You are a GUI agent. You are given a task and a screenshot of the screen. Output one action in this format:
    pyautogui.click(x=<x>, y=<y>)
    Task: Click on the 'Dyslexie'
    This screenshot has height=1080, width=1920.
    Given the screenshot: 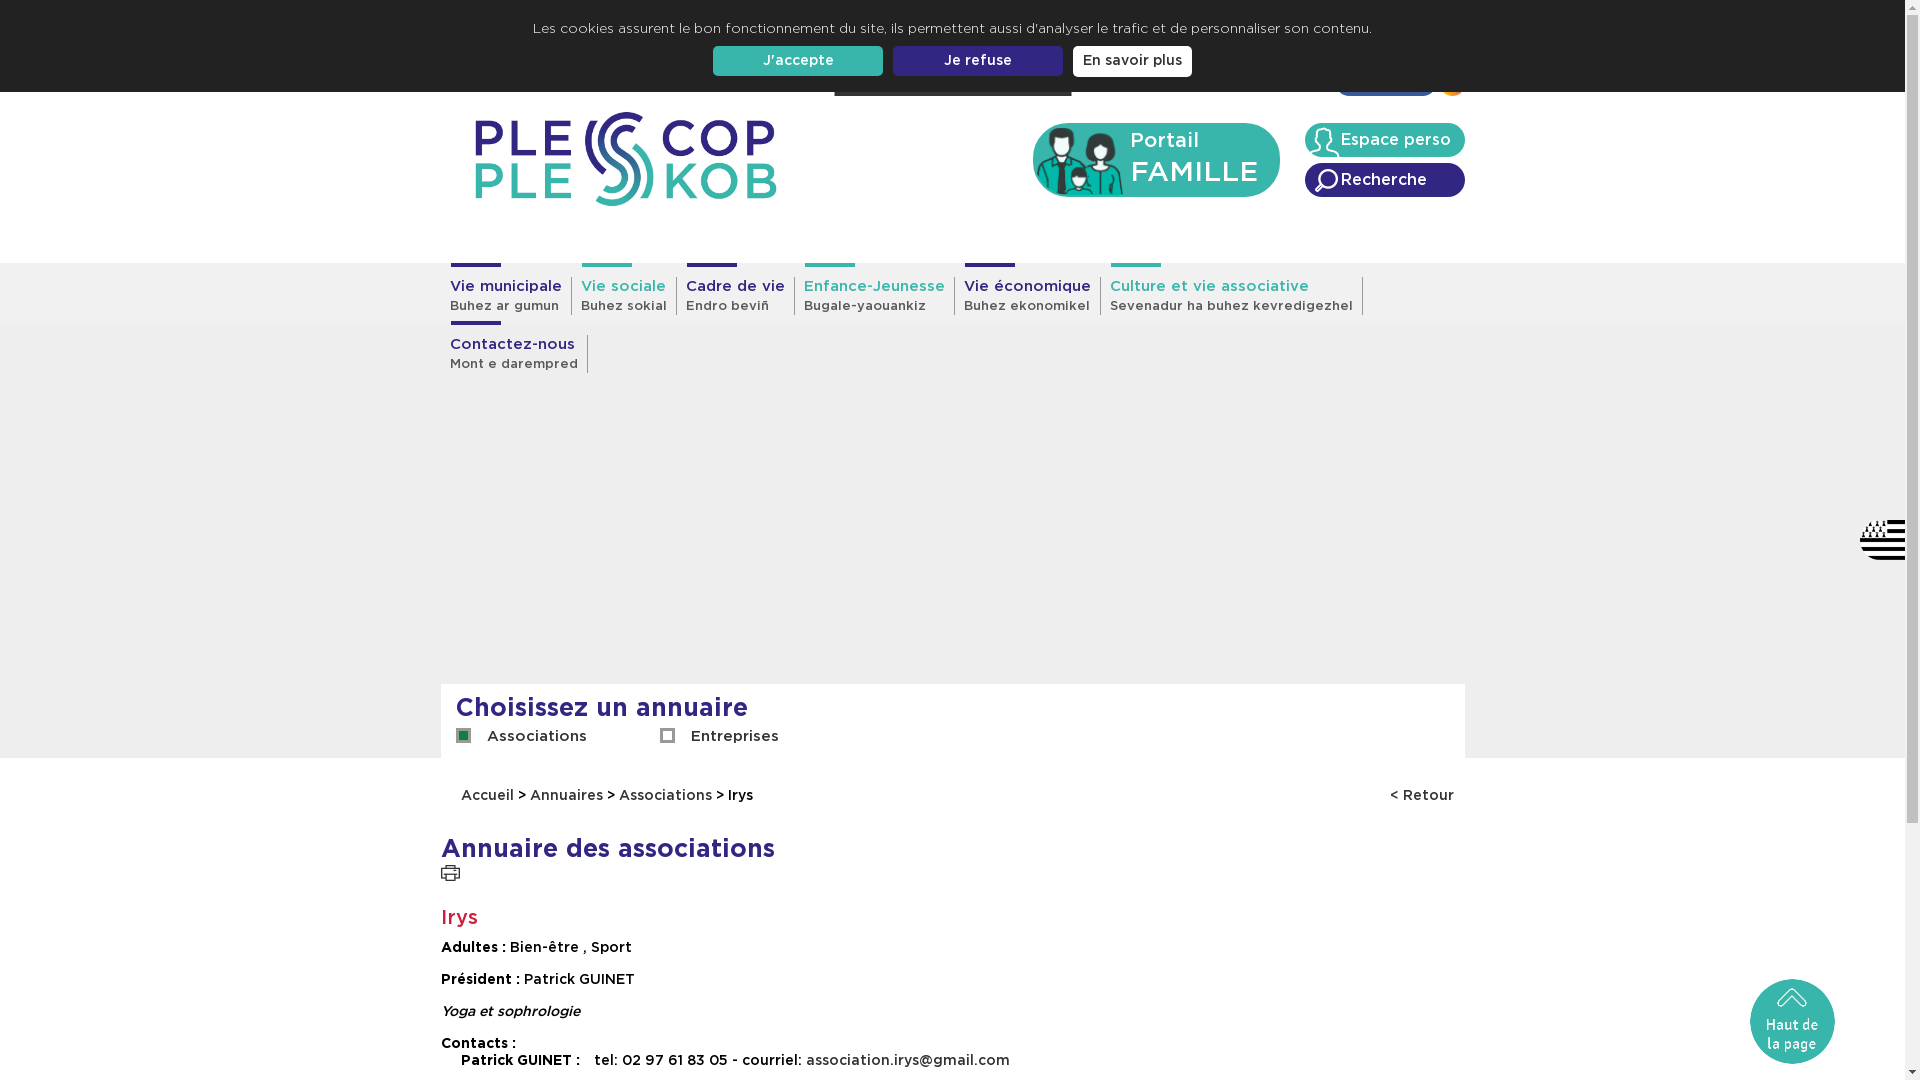 What is the action you would take?
    pyautogui.click(x=1003, y=77)
    